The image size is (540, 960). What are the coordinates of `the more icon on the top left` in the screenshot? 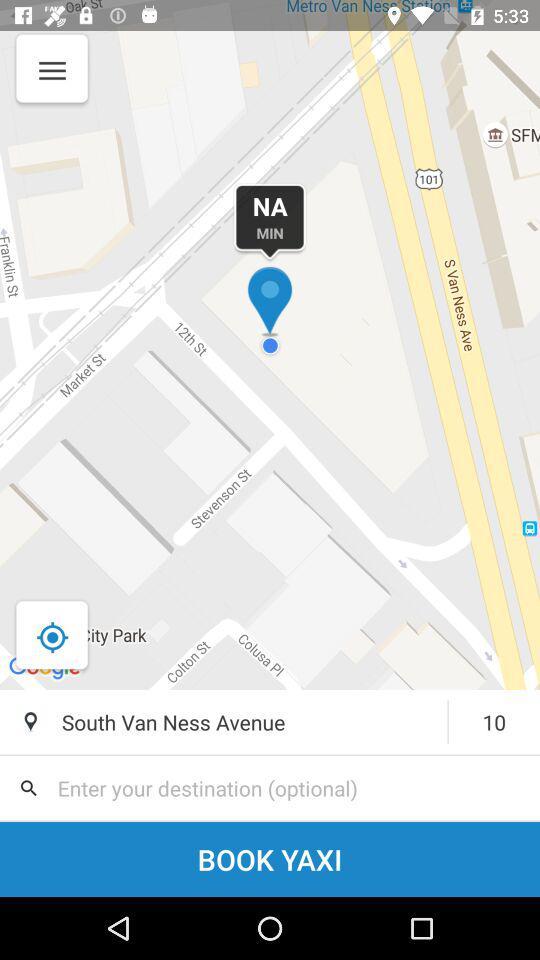 It's located at (50, 82).